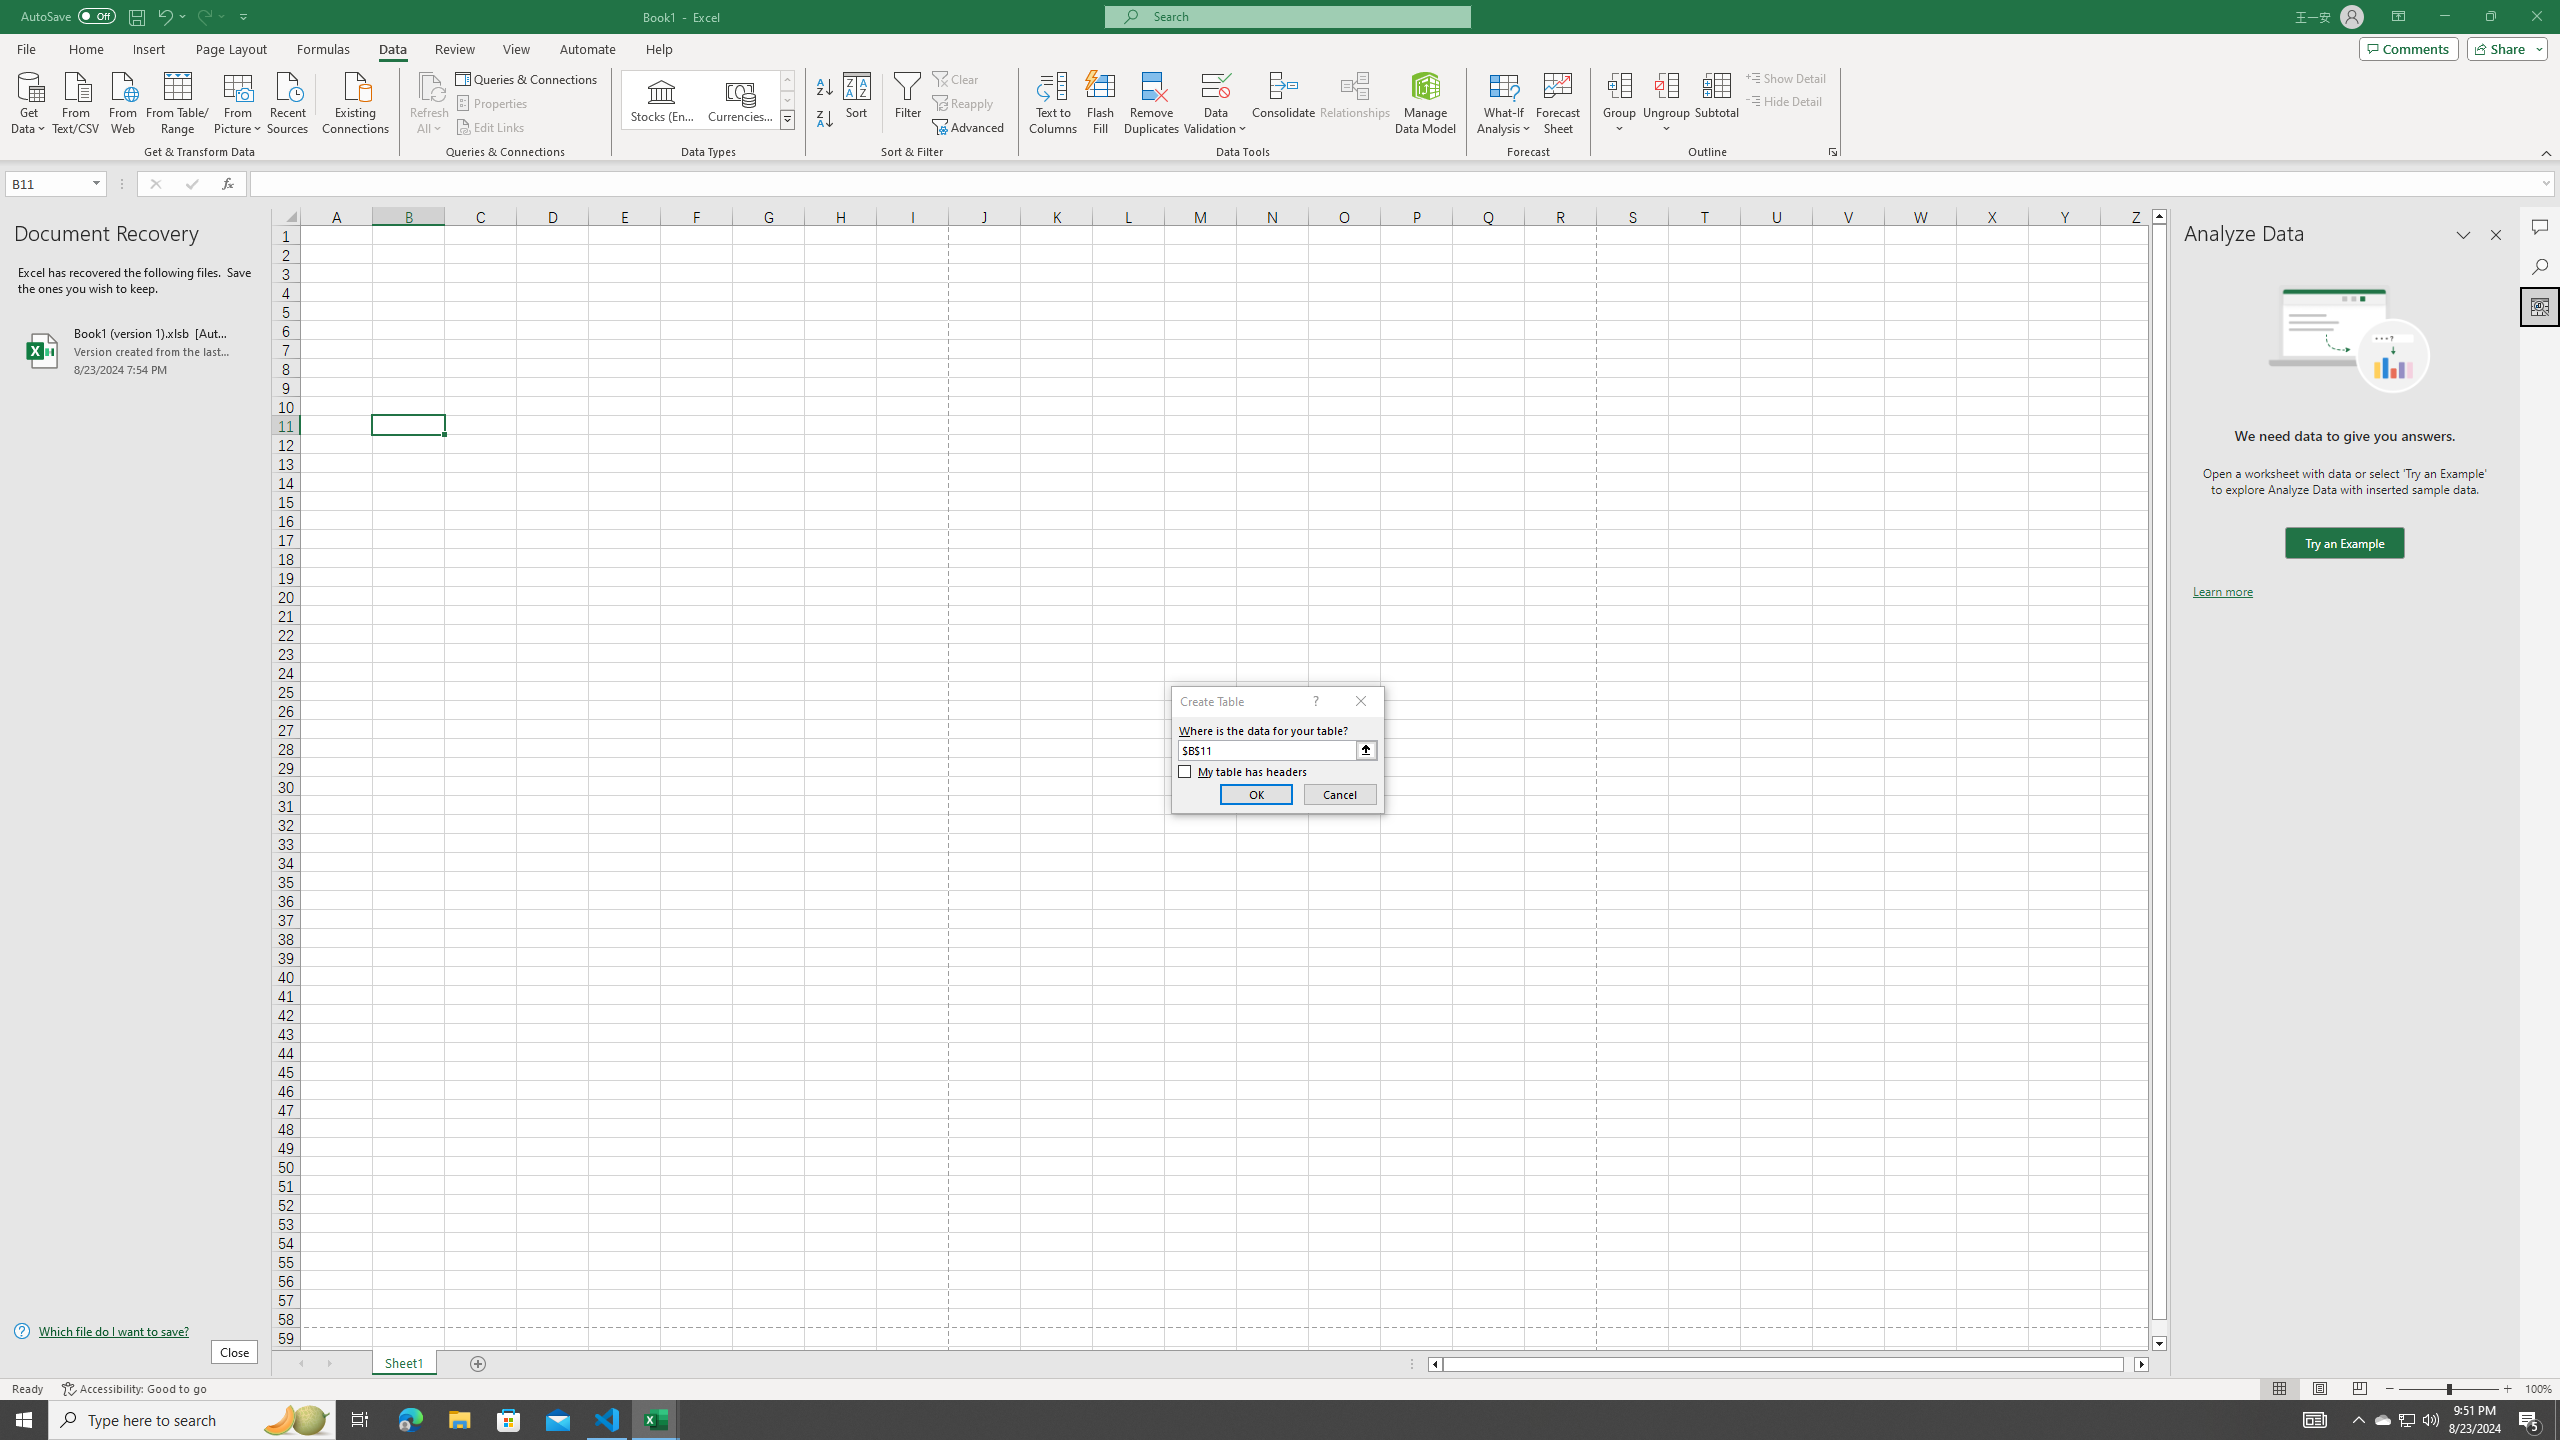  I want to click on 'Currencies (English)', so click(738, 99).